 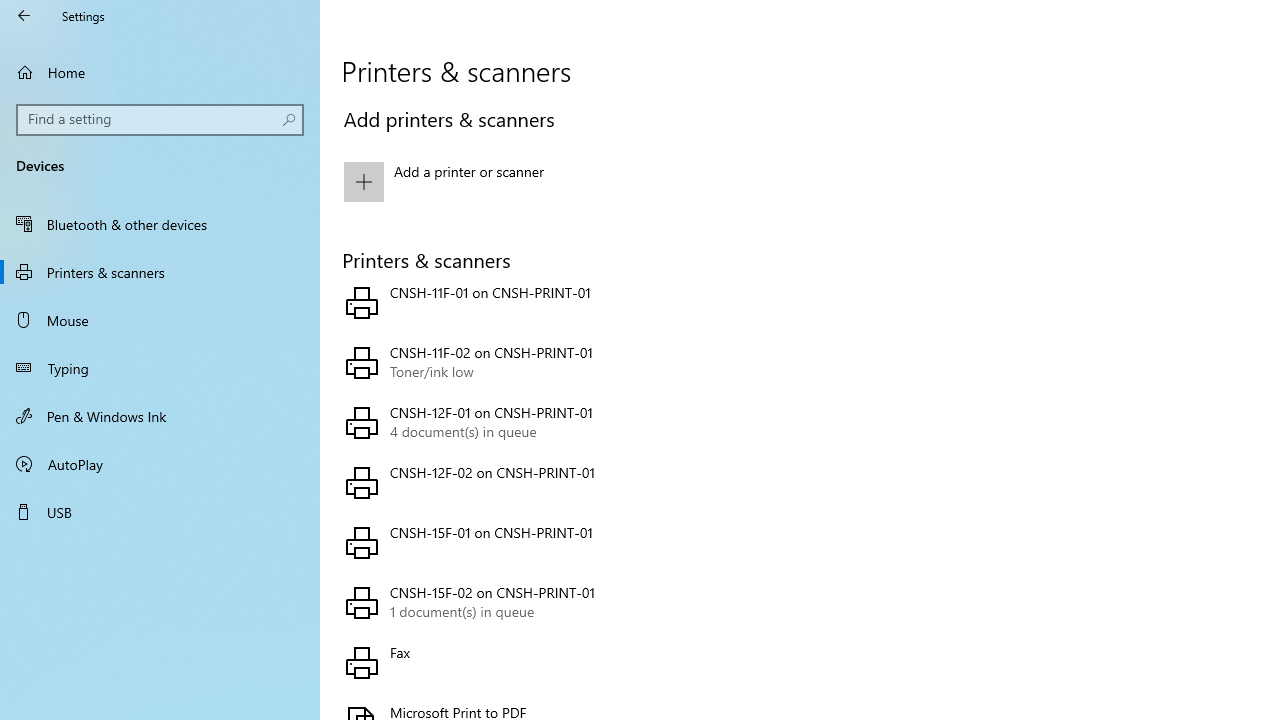 I want to click on 'USB', so click(x=160, y=510).